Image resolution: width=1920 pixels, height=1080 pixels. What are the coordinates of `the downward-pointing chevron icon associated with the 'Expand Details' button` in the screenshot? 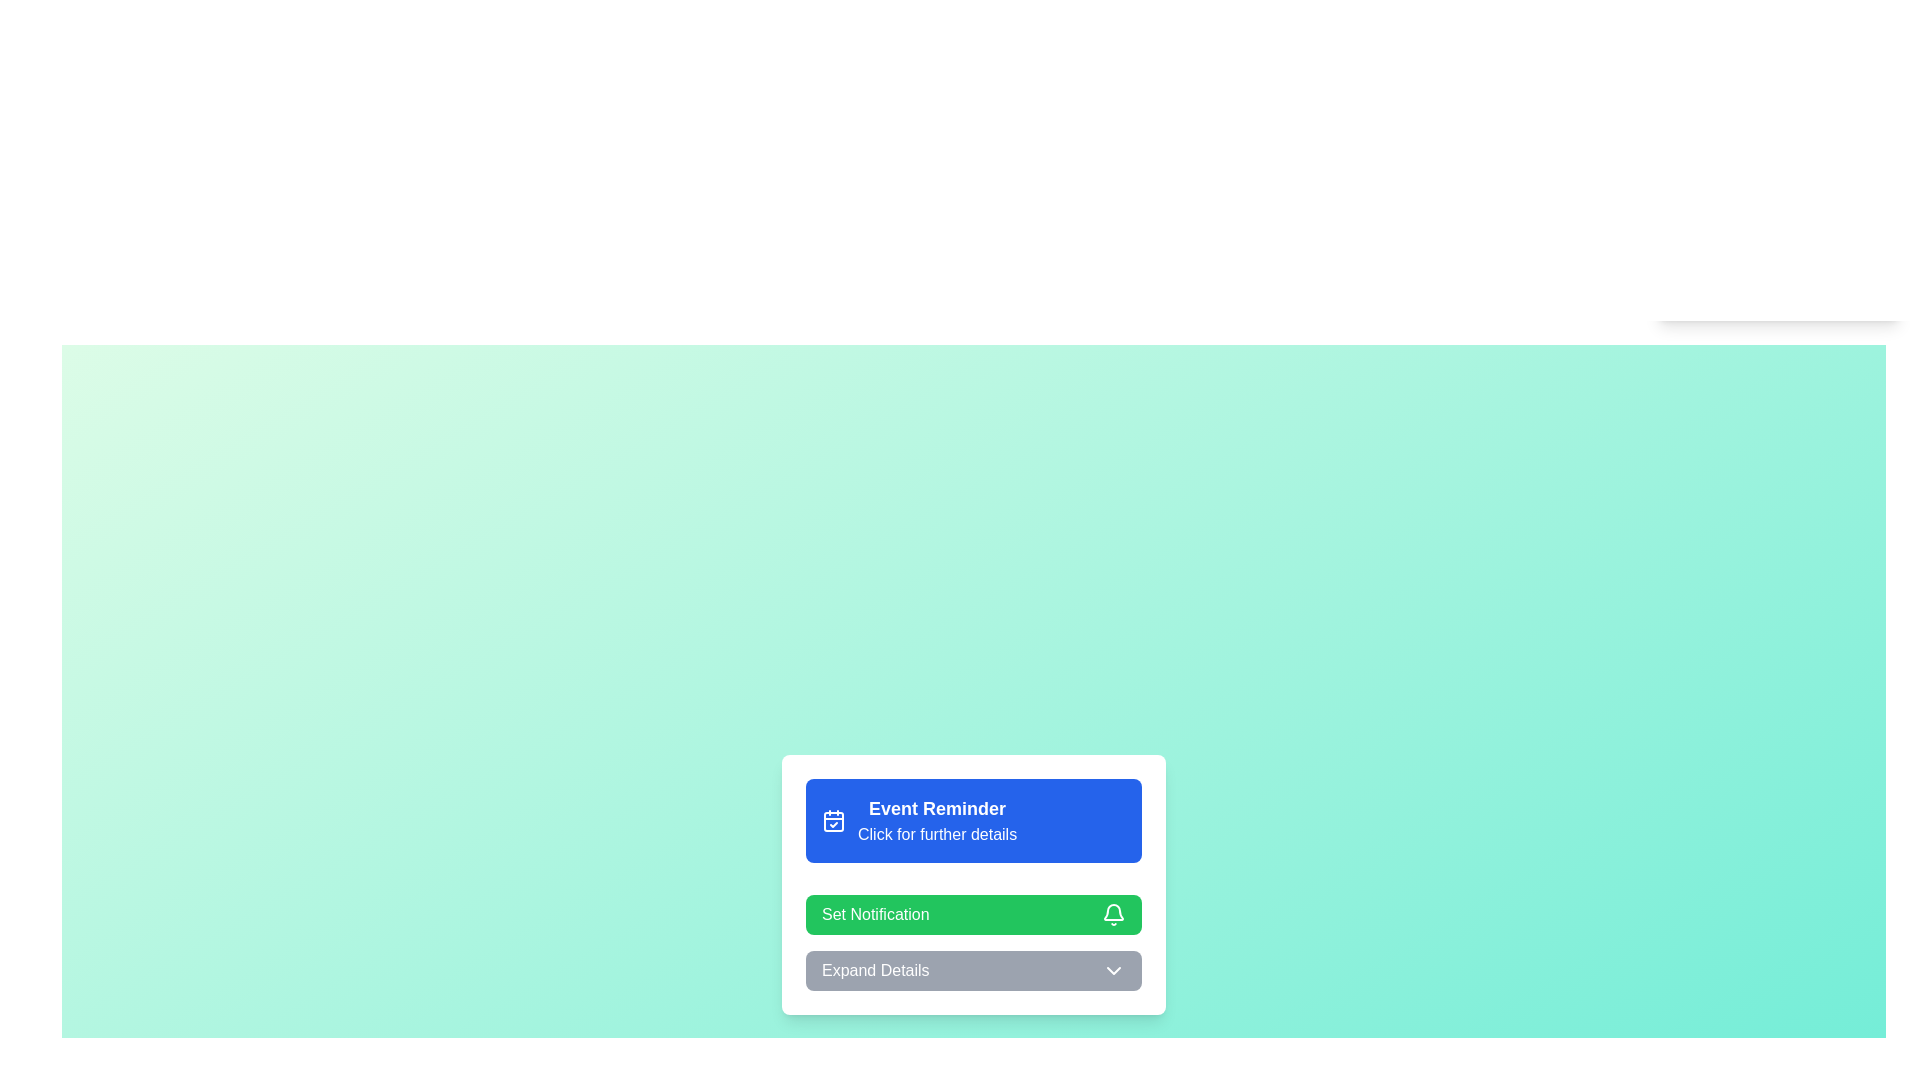 It's located at (1112, 970).